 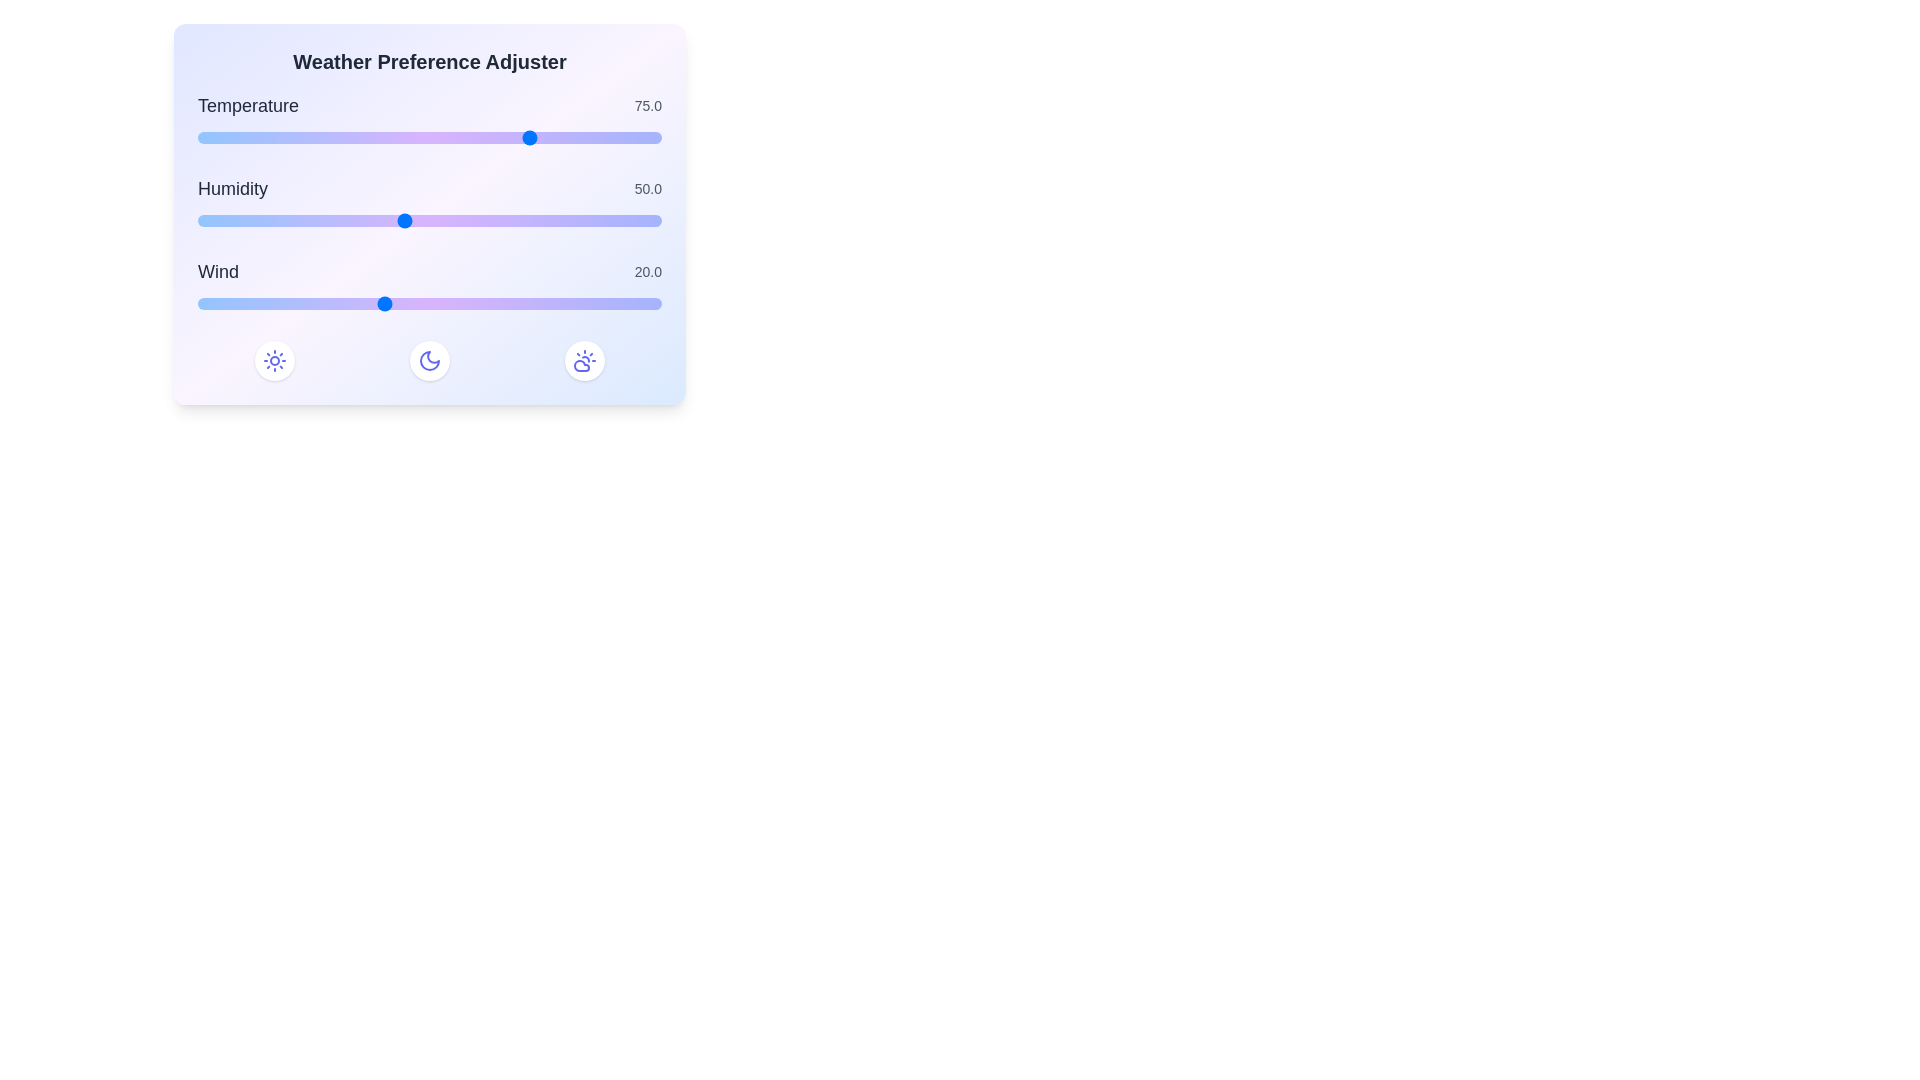 I want to click on the humidity value, so click(x=213, y=220).